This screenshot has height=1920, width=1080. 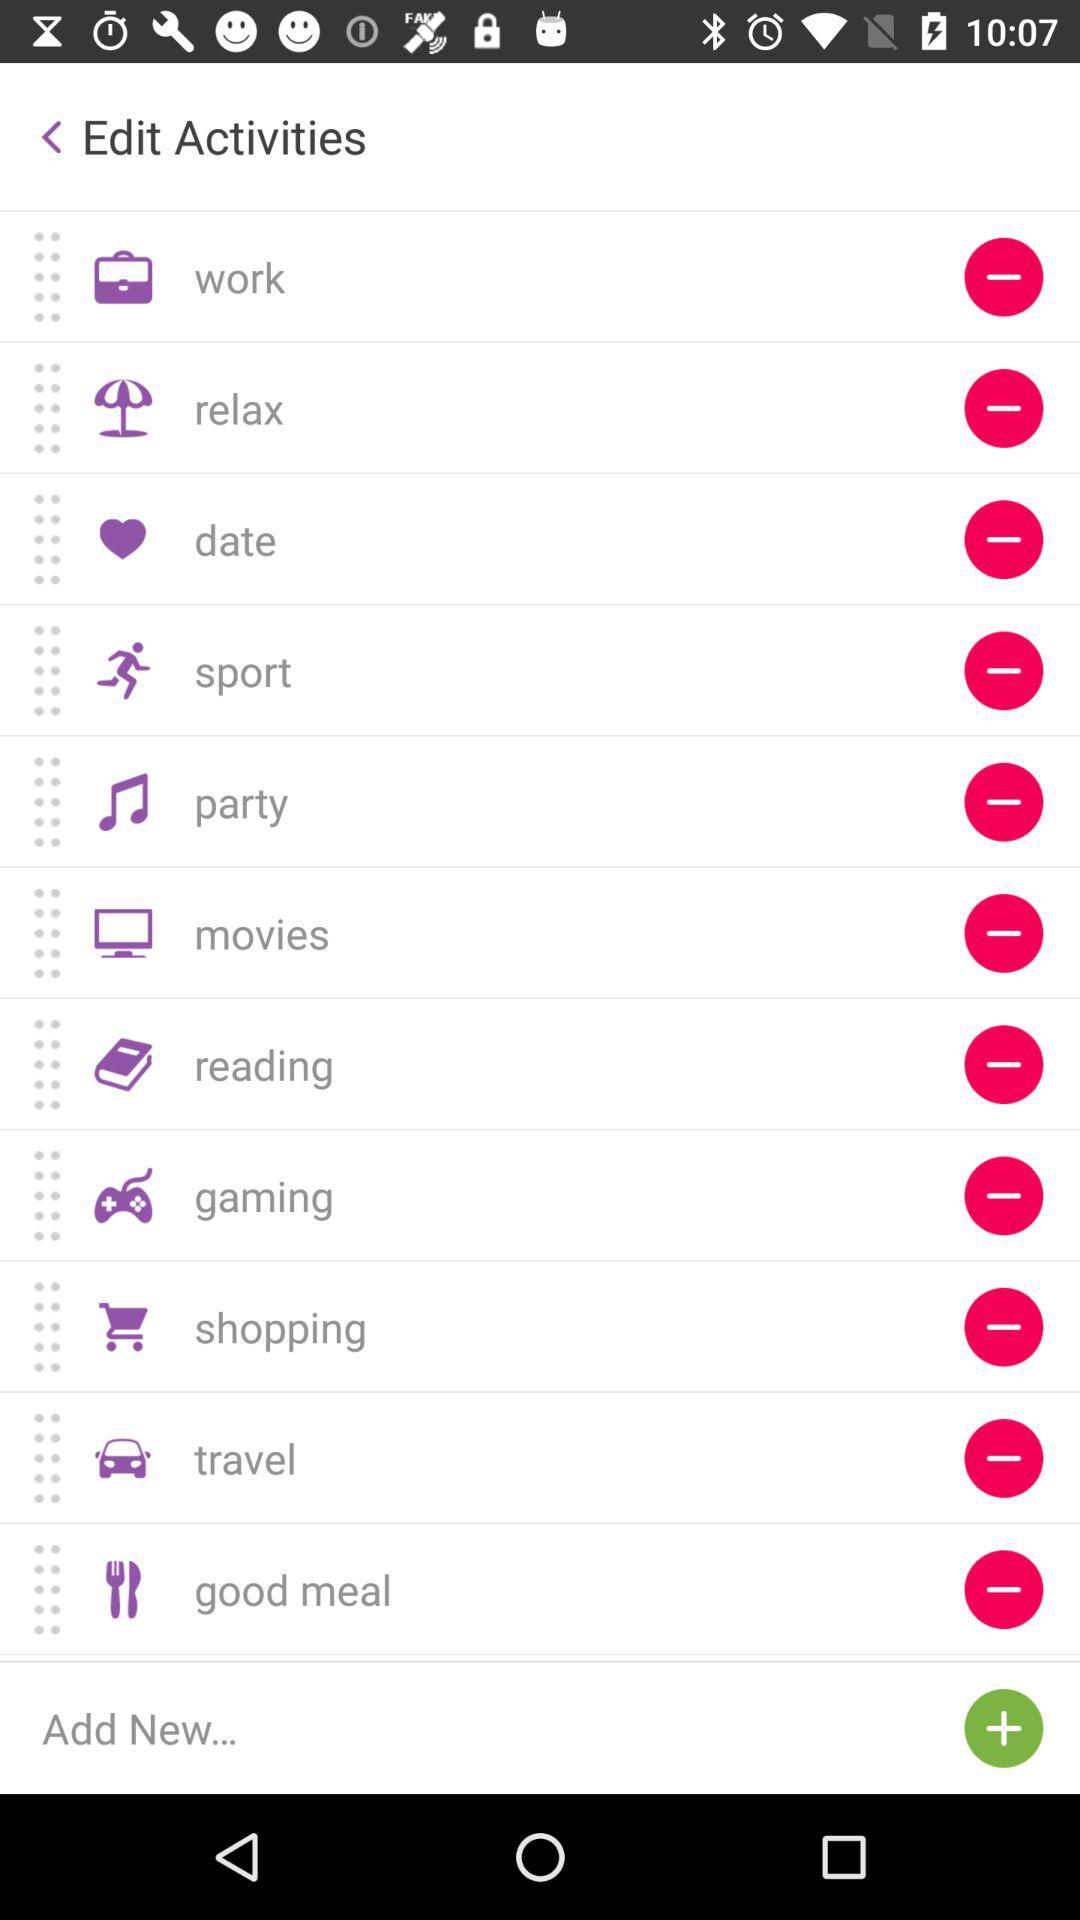 I want to click on remove list item, so click(x=1003, y=539).